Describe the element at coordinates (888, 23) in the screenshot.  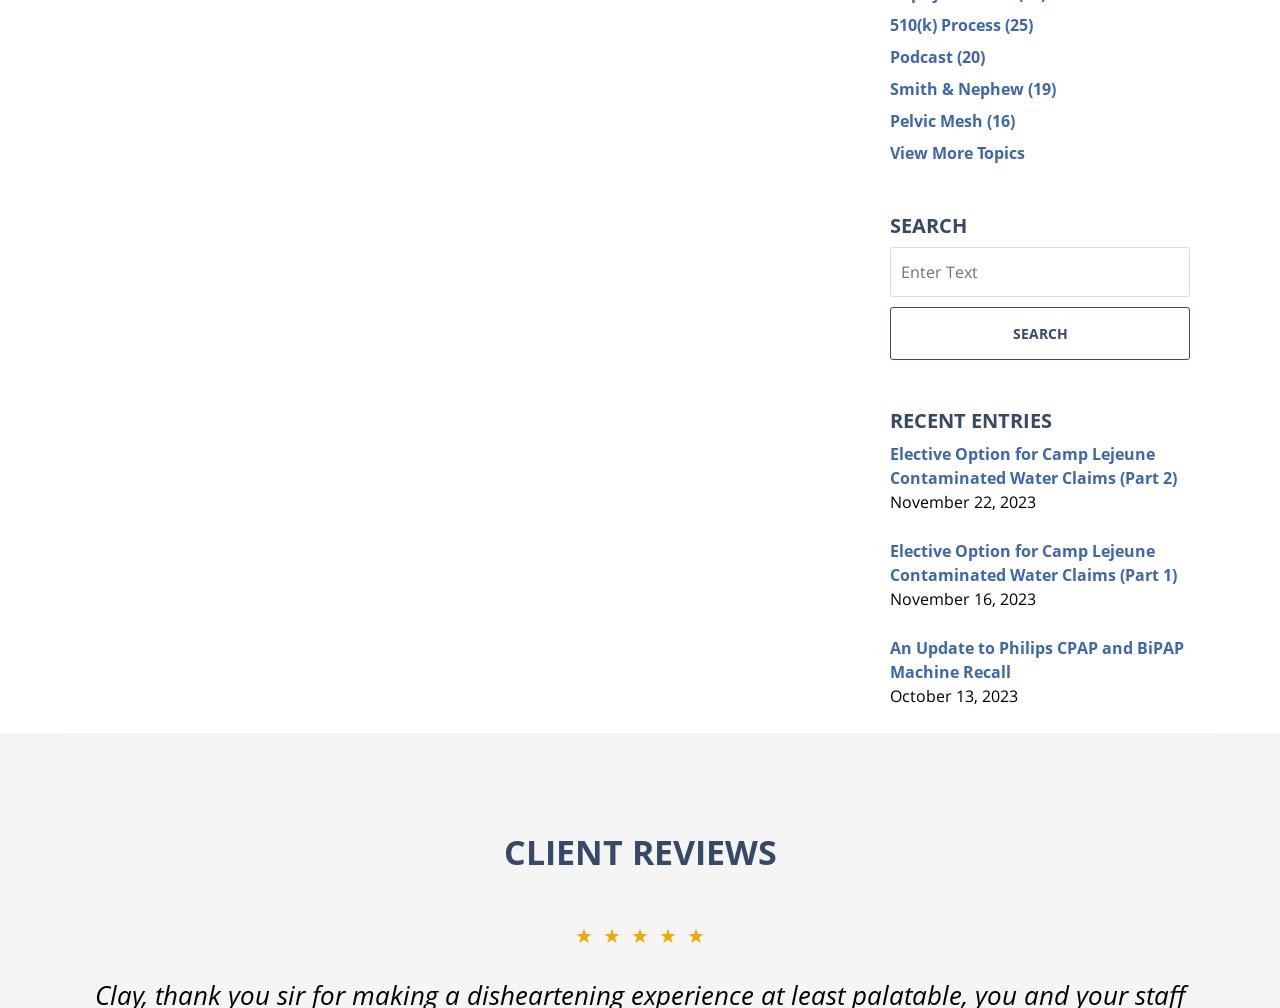
I see `'510(k) Process'` at that location.